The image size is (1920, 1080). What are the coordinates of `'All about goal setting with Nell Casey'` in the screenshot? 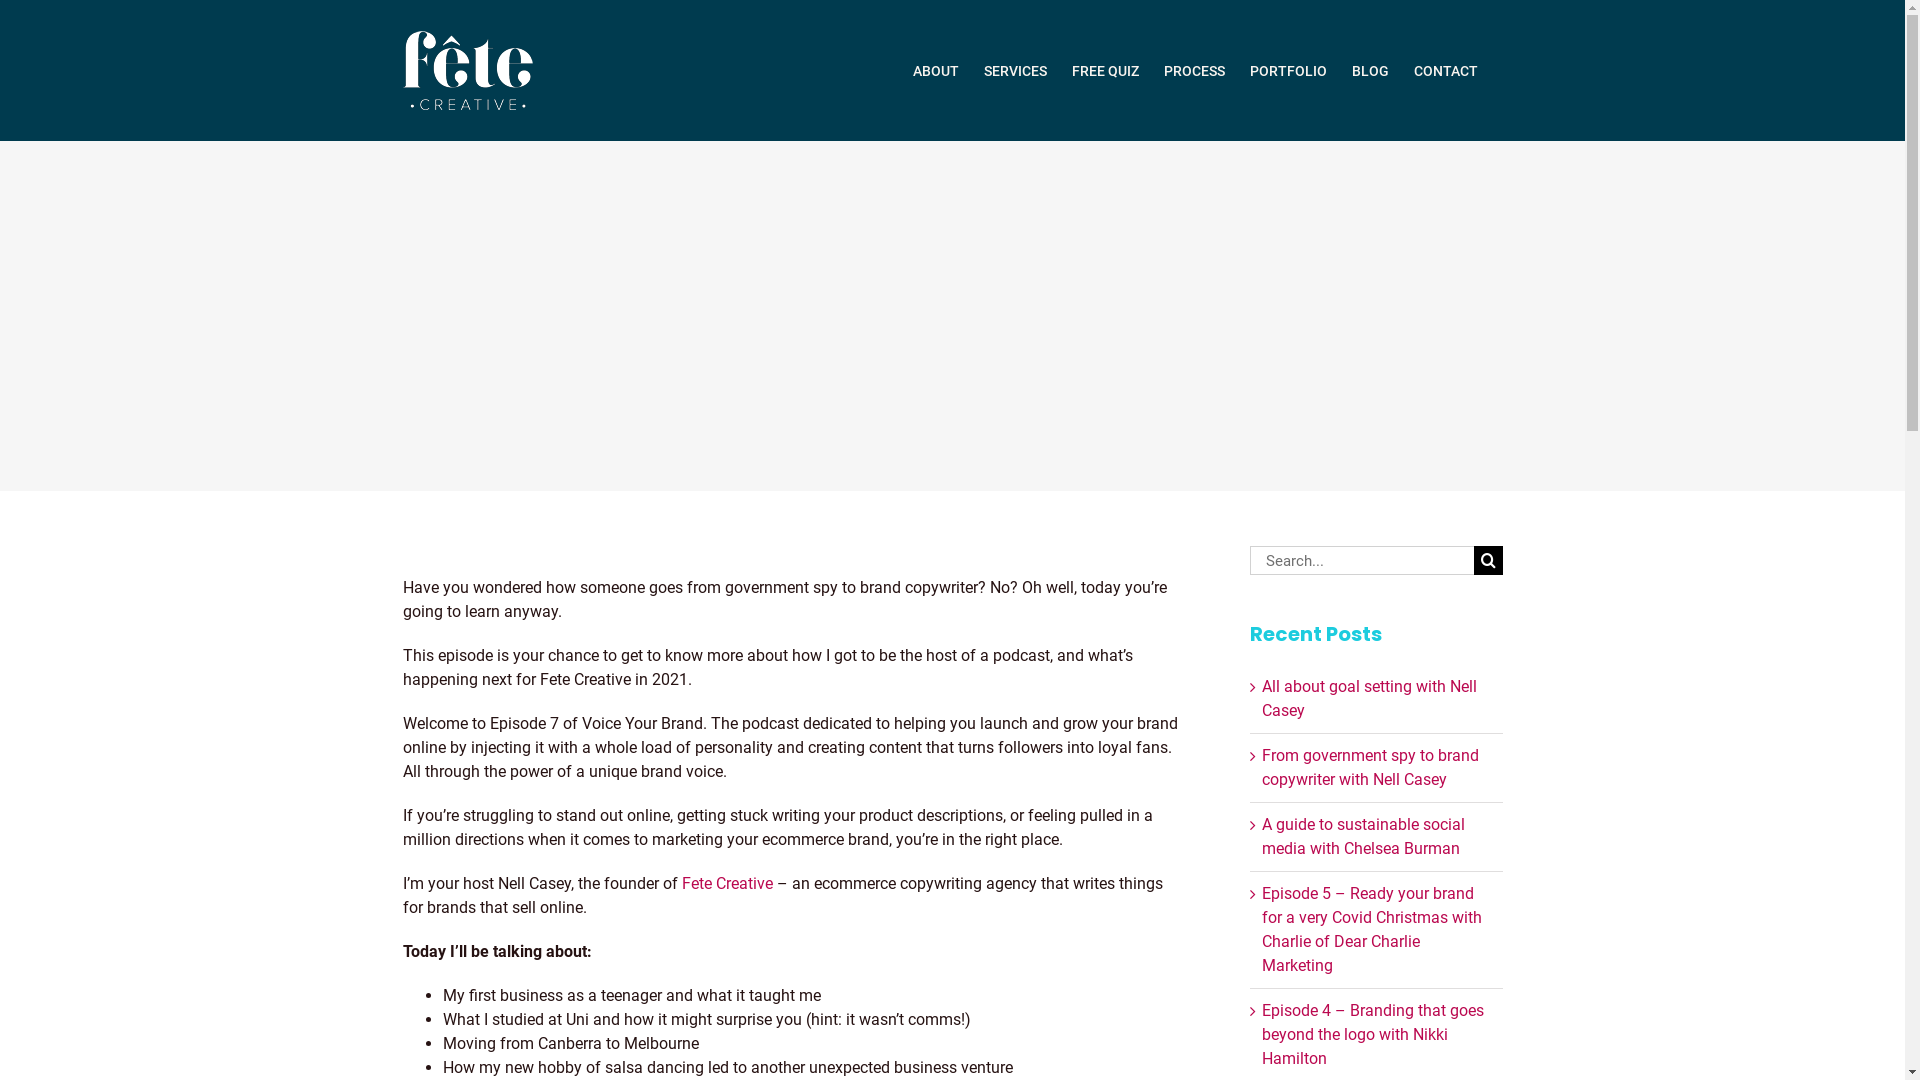 It's located at (1368, 697).